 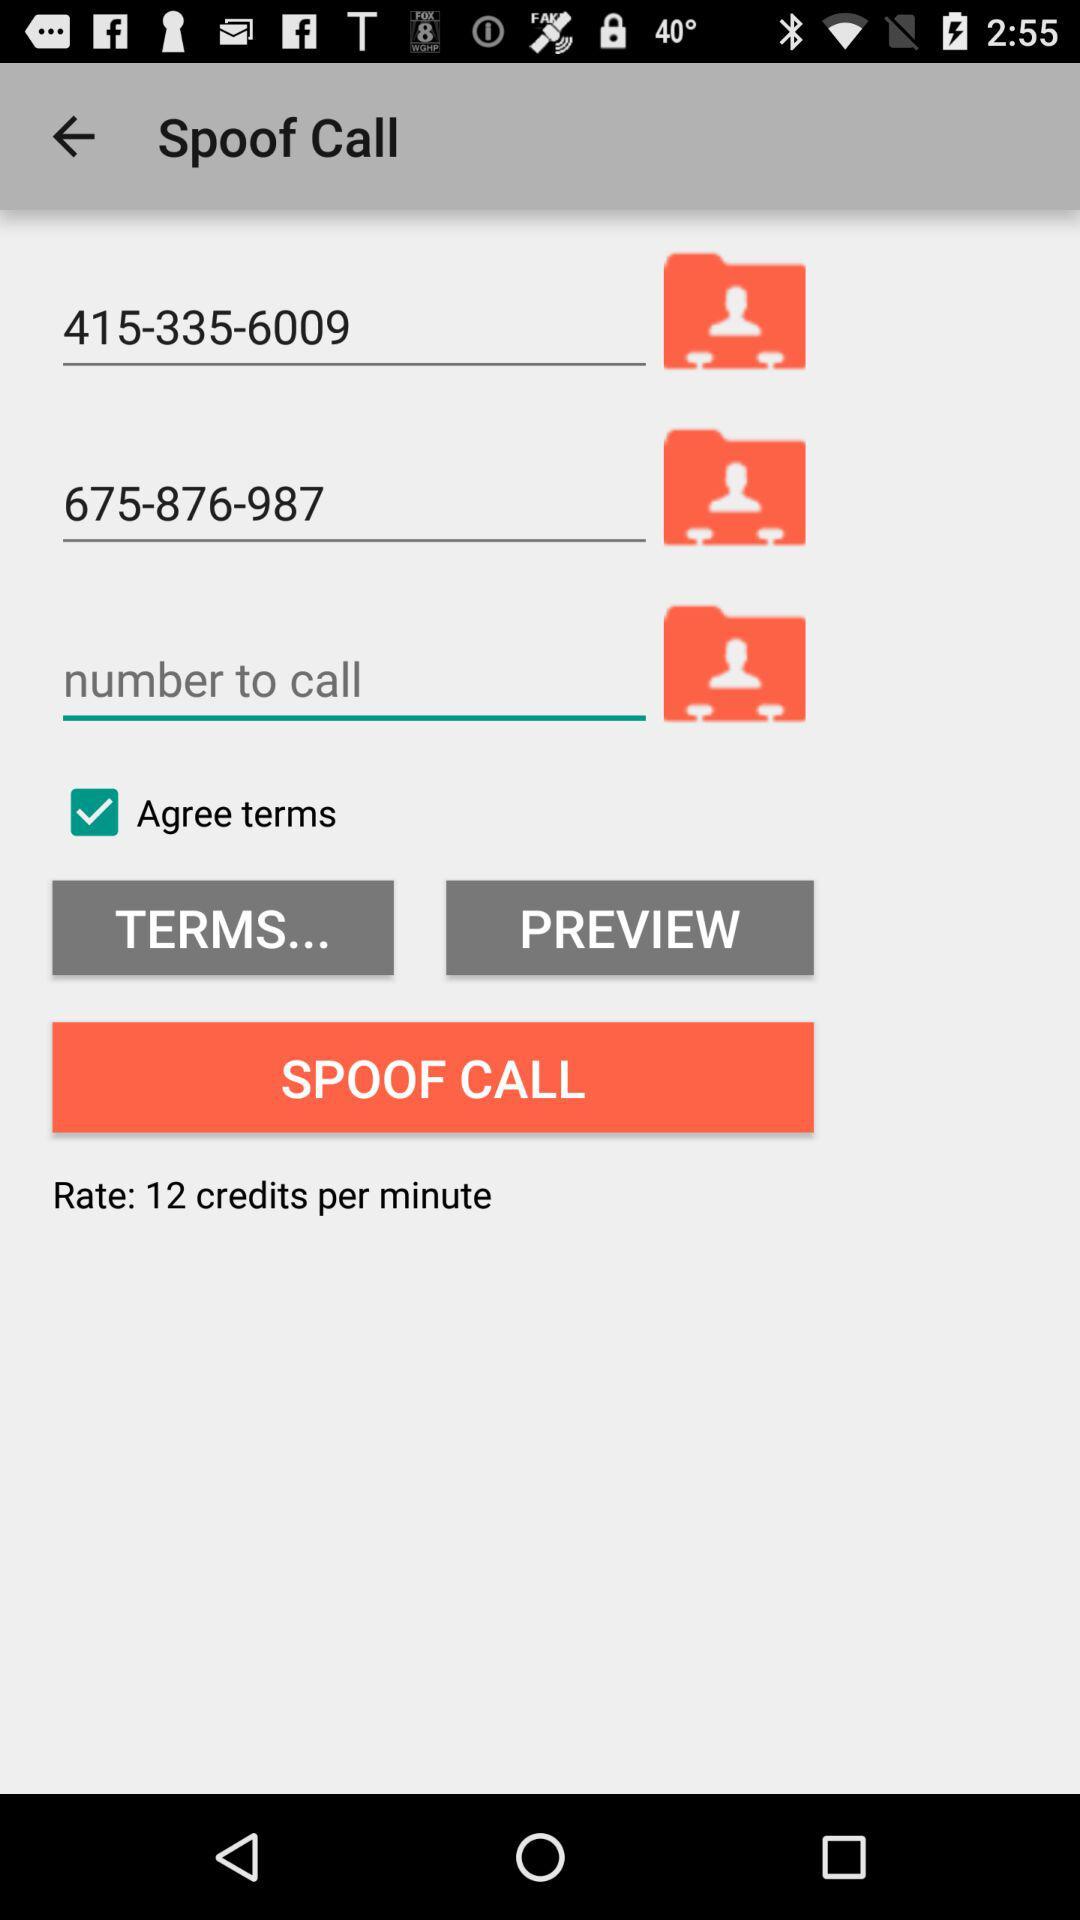 What do you see at coordinates (194, 812) in the screenshot?
I see `the icon above the terms... icon` at bounding box center [194, 812].